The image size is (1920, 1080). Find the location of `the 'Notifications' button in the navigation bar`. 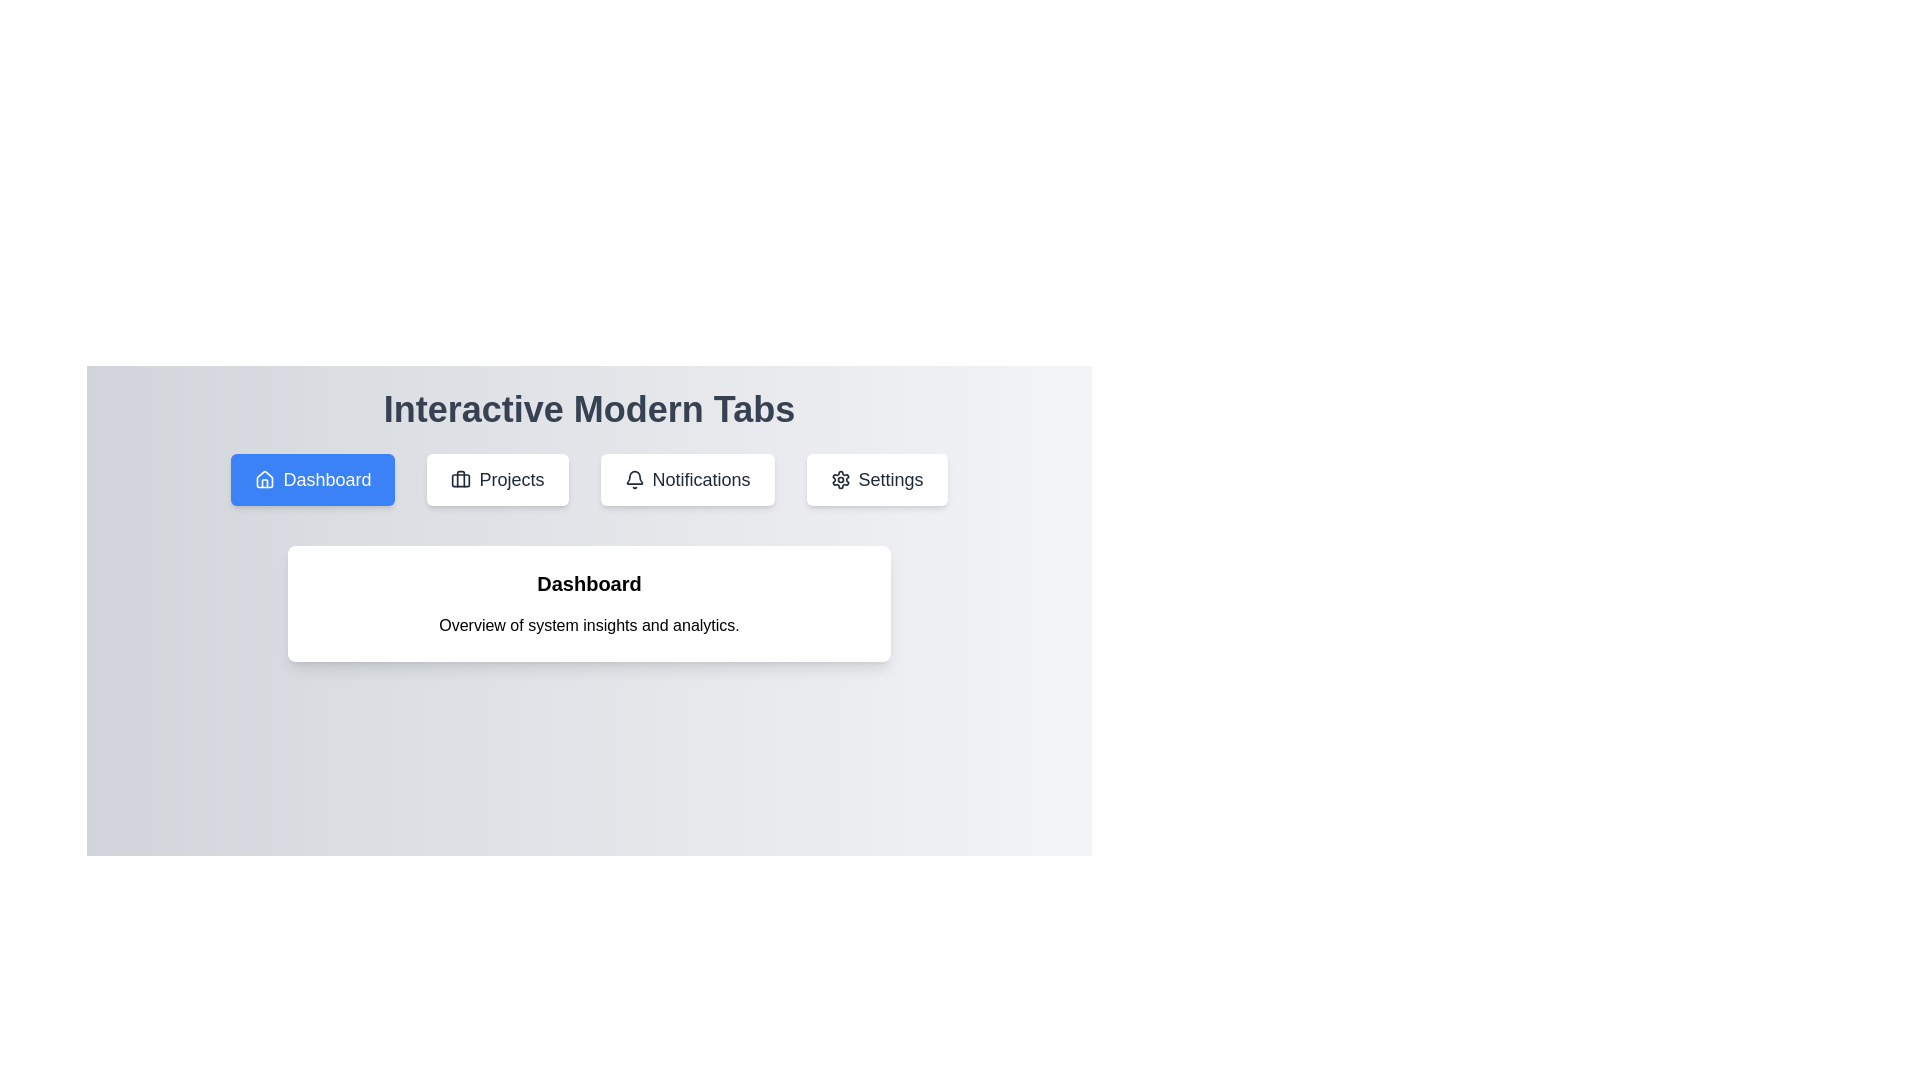

the 'Notifications' button in the navigation bar is located at coordinates (687, 479).